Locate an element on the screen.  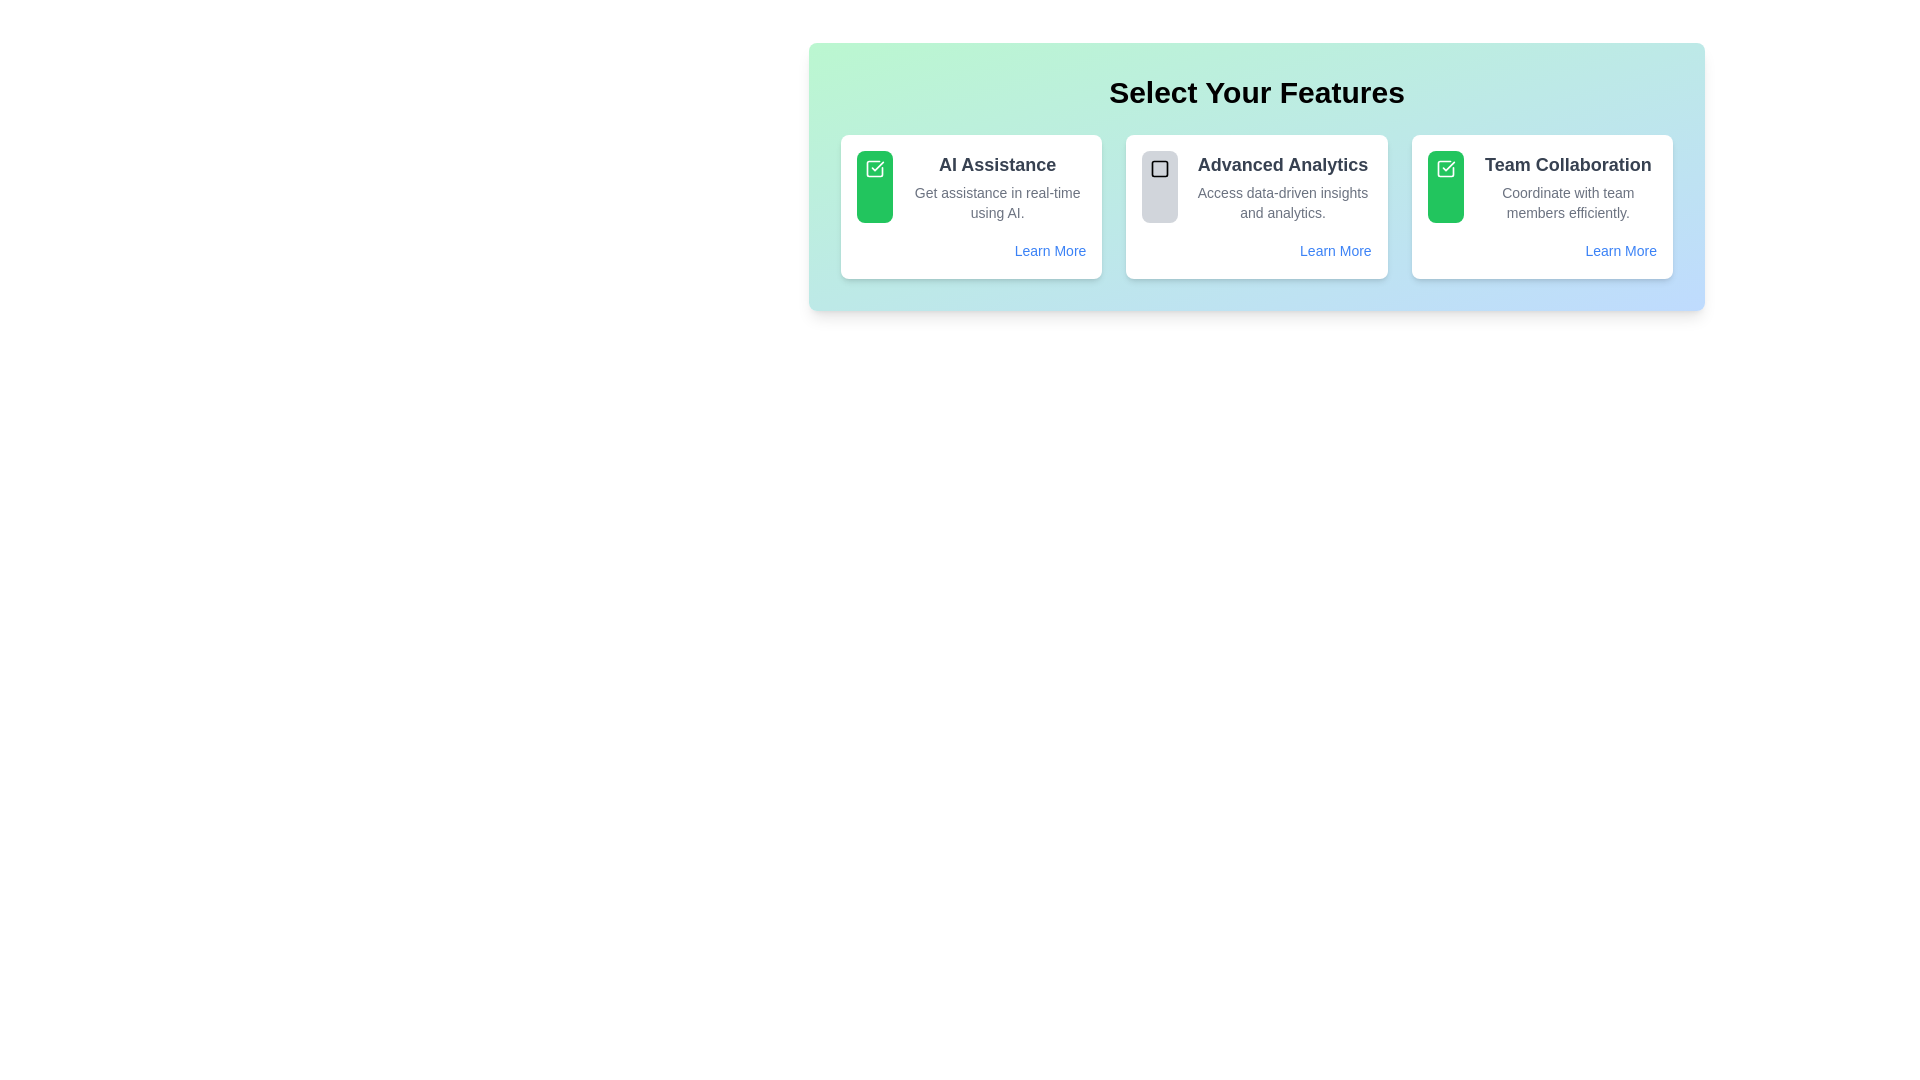
the Infobox that features 'Team Collaboration', which is the second card in a row of three feature cards, positioned below the title 'Select Your Features' is located at coordinates (1541, 186).